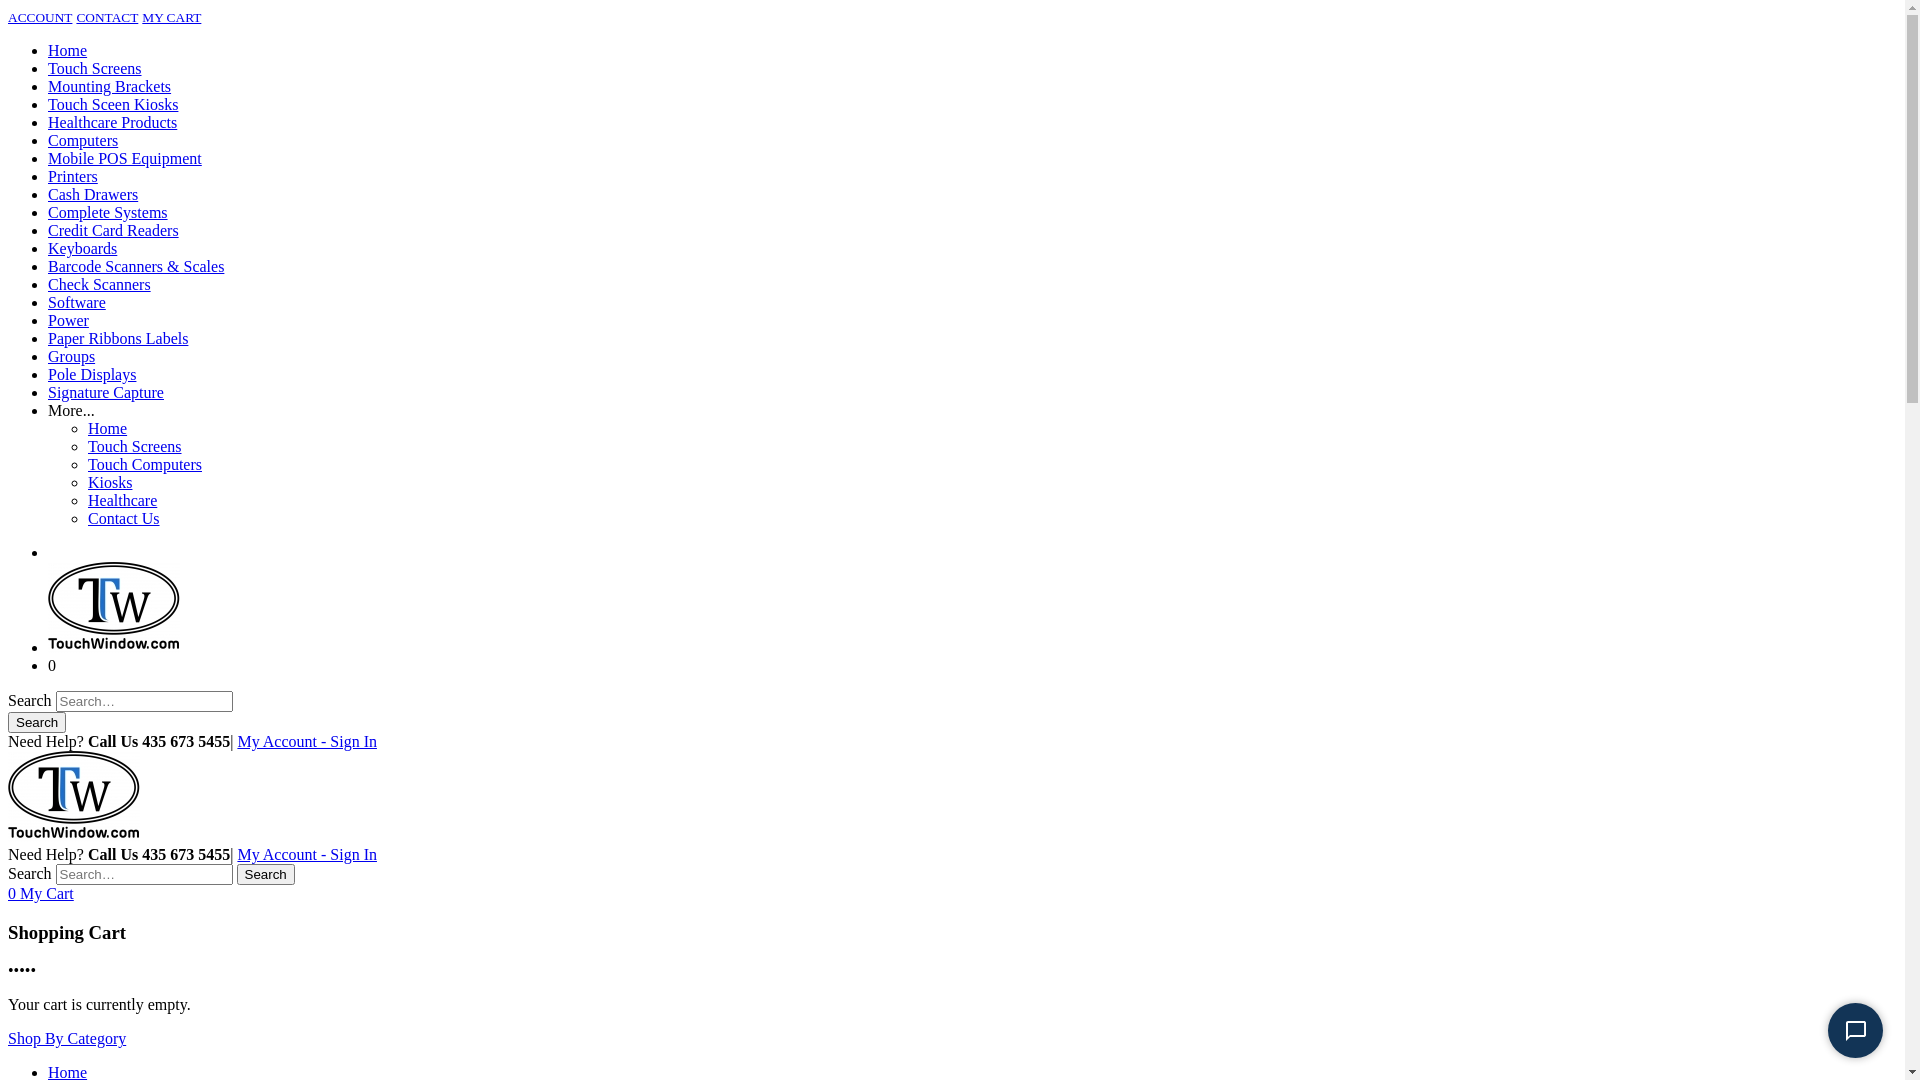 This screenshot has width=1920, height=1080. Describe the element at coordinates (41, 892) in the screenshot. I see `'0 My Cart'` at that location.